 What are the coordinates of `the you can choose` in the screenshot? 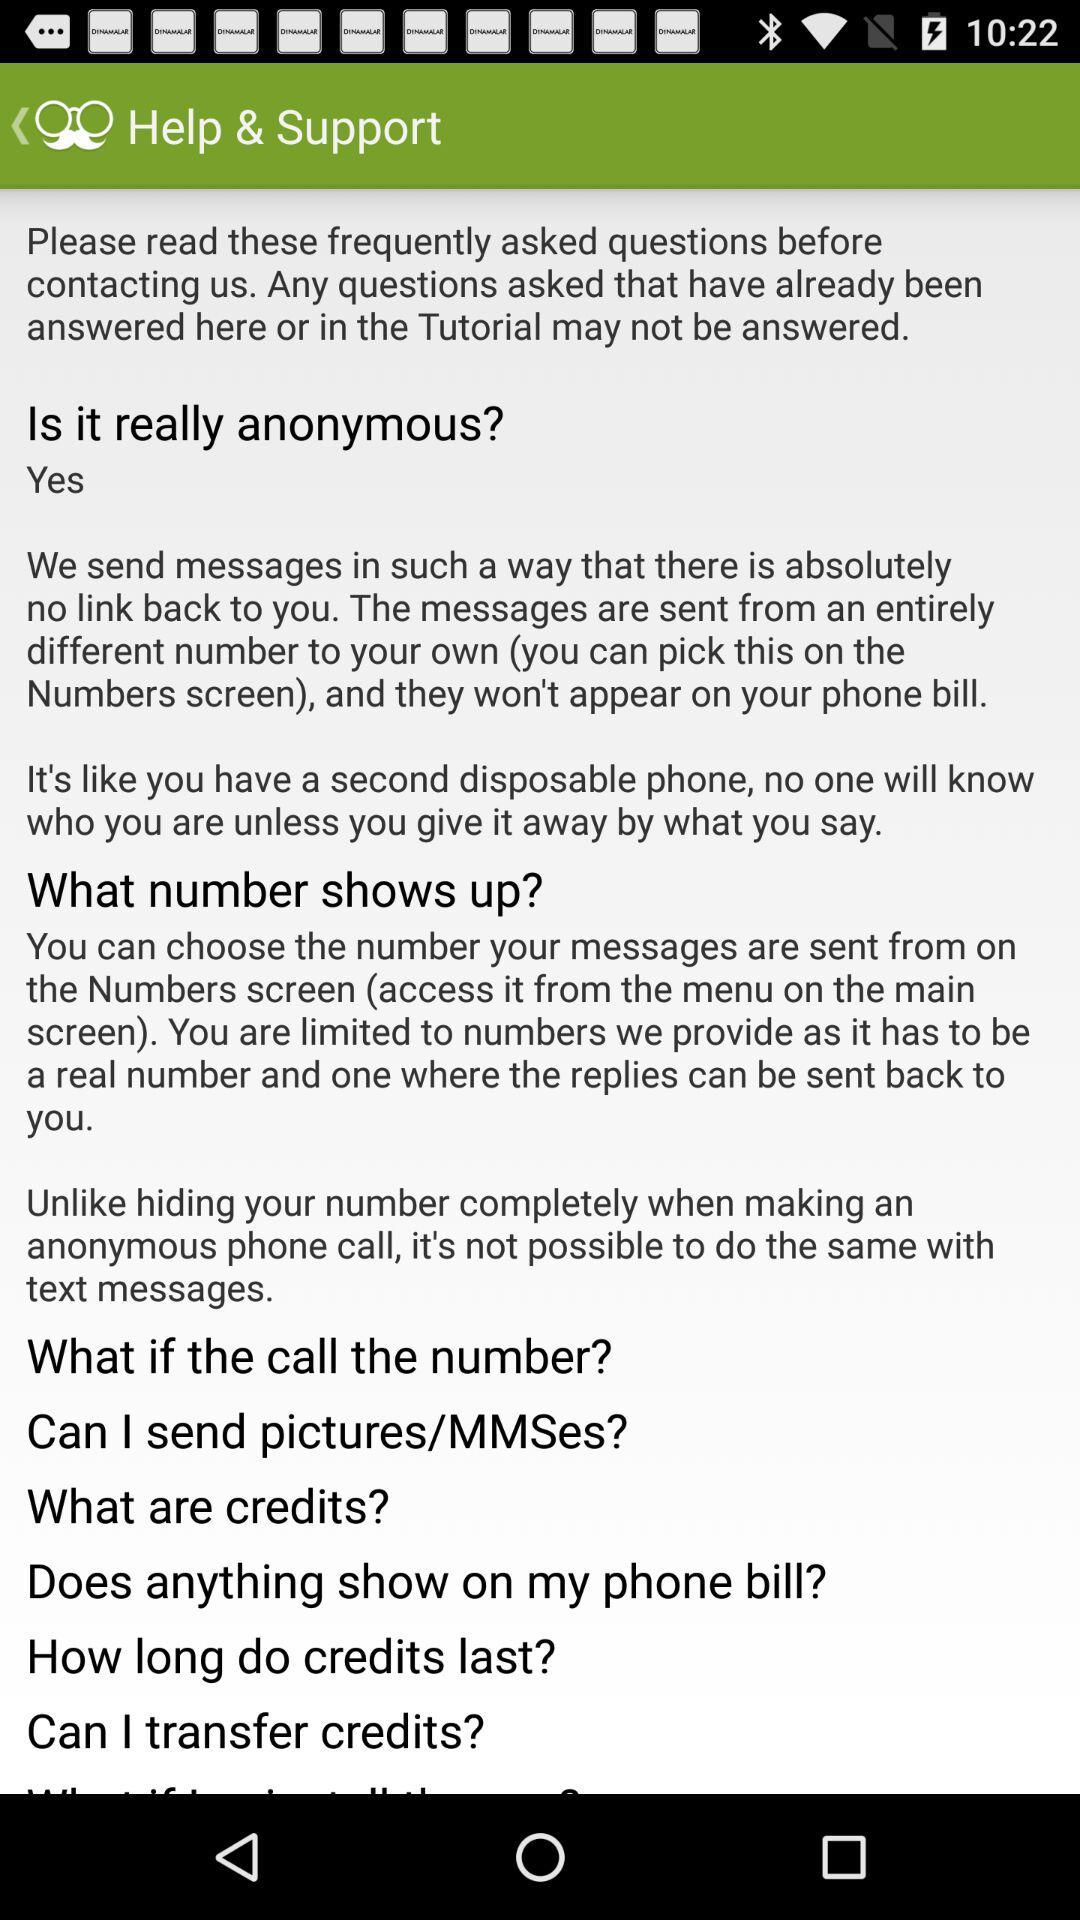 It's located at (540, 1114).